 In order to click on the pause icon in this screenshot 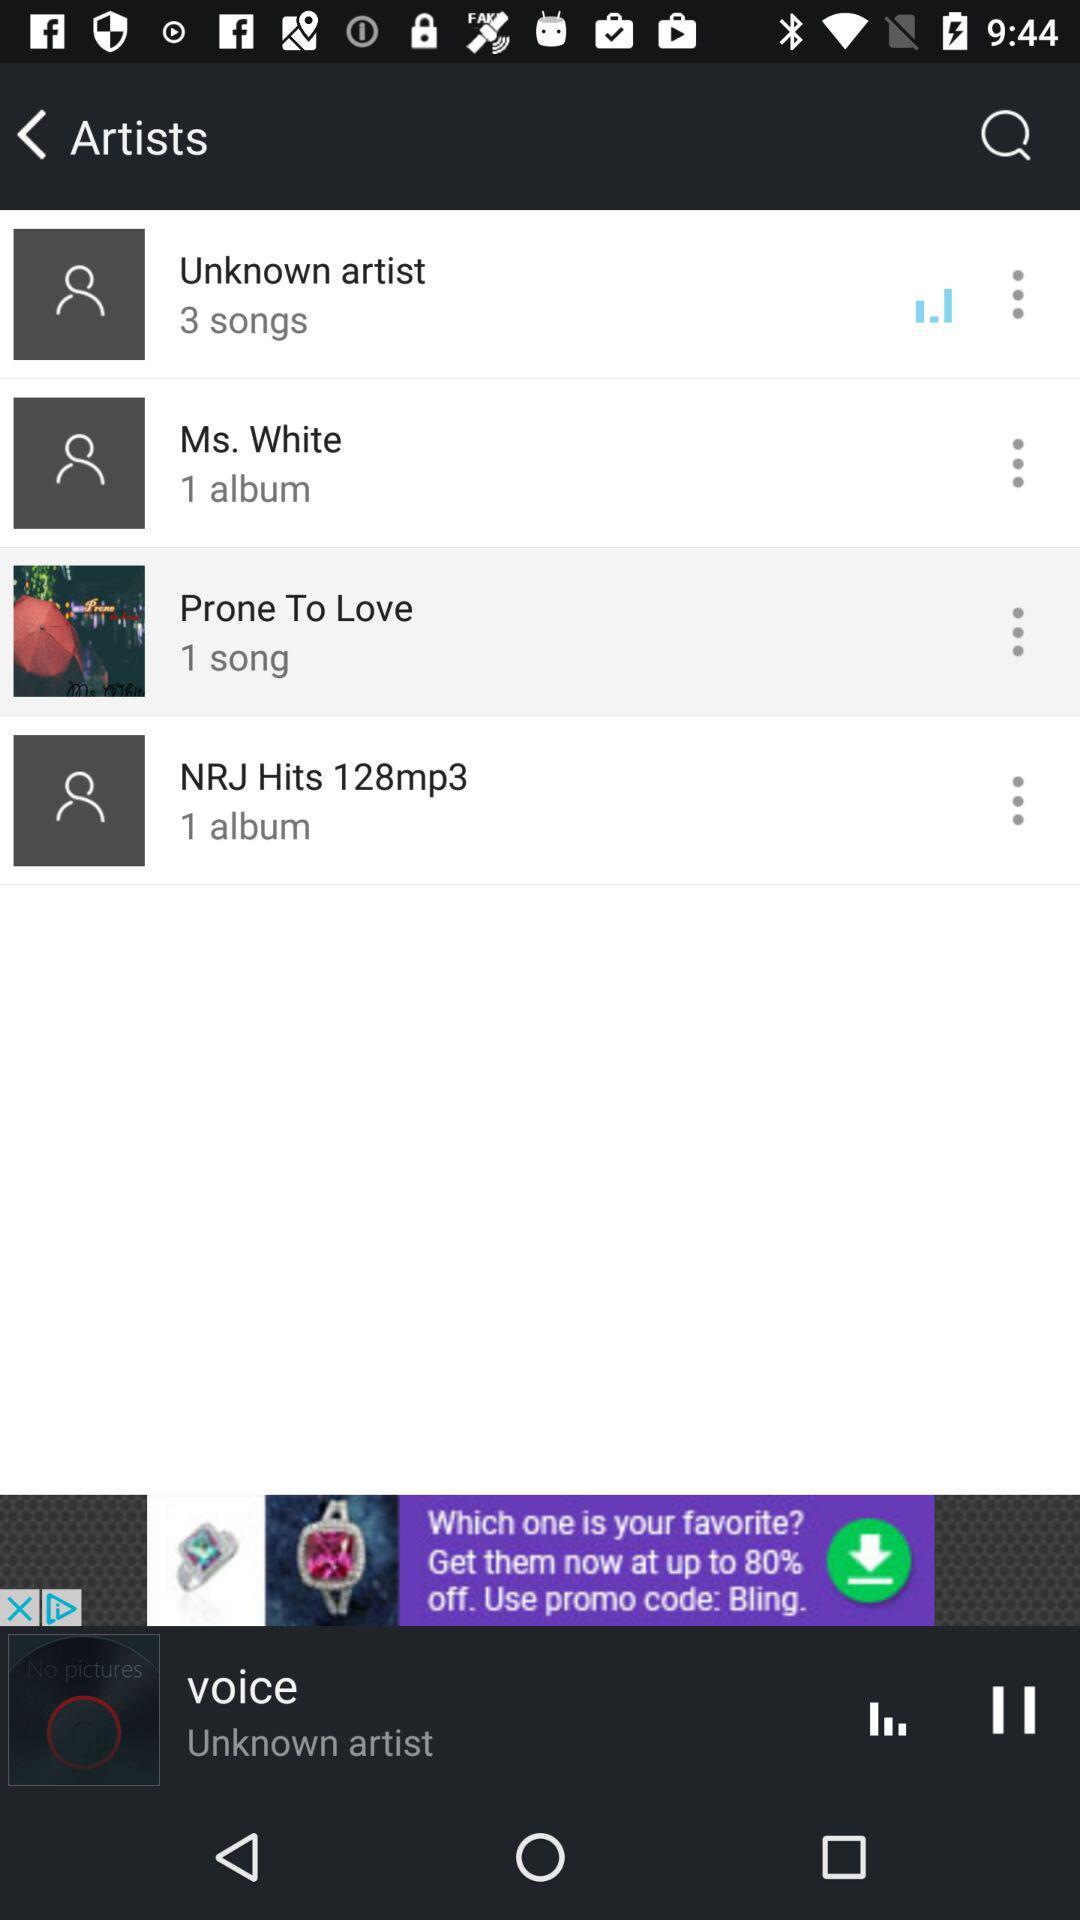, I will do `click(1014, 1708)`.